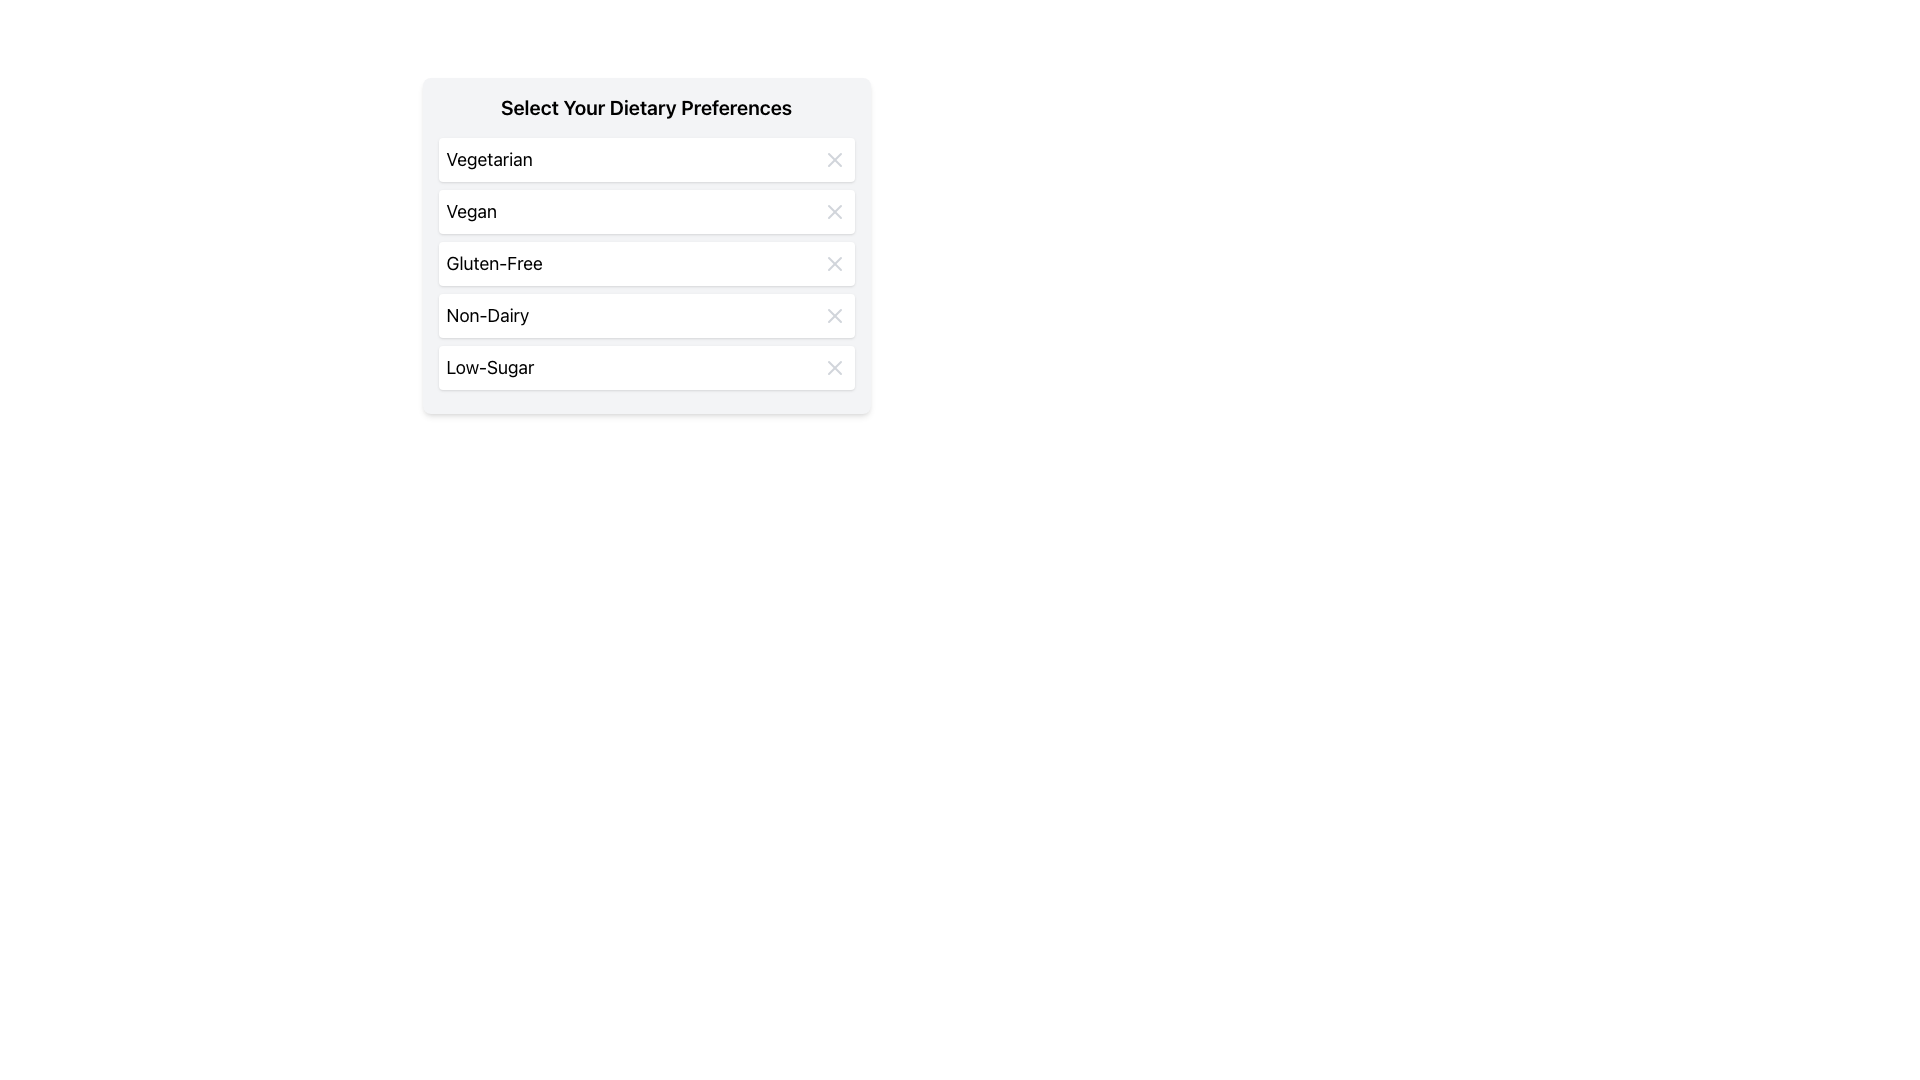  I want to click on the button located to the right of the 'Vegan' dietary preference entry, so click(834, 212).